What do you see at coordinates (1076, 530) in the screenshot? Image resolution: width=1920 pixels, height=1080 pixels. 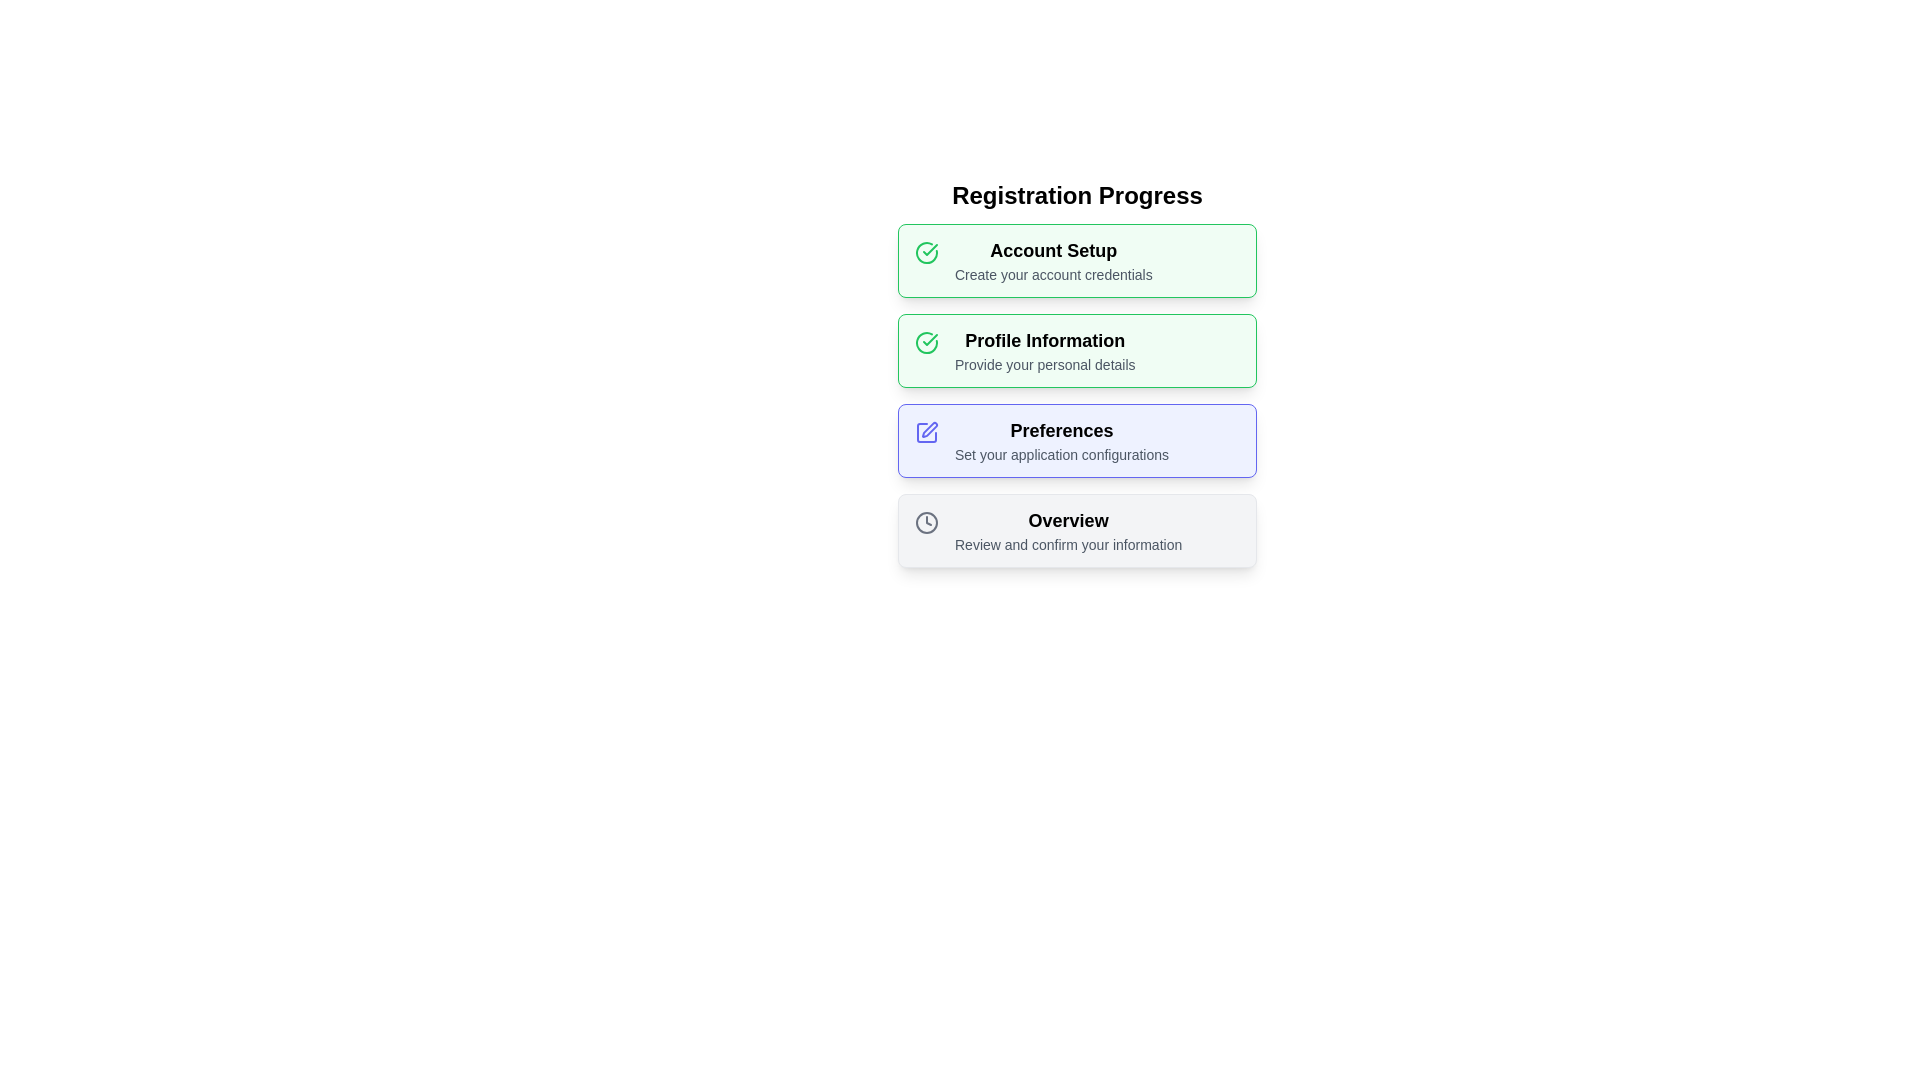 I see `the final card in the registration process interface` at bounding box center [1076, 530].